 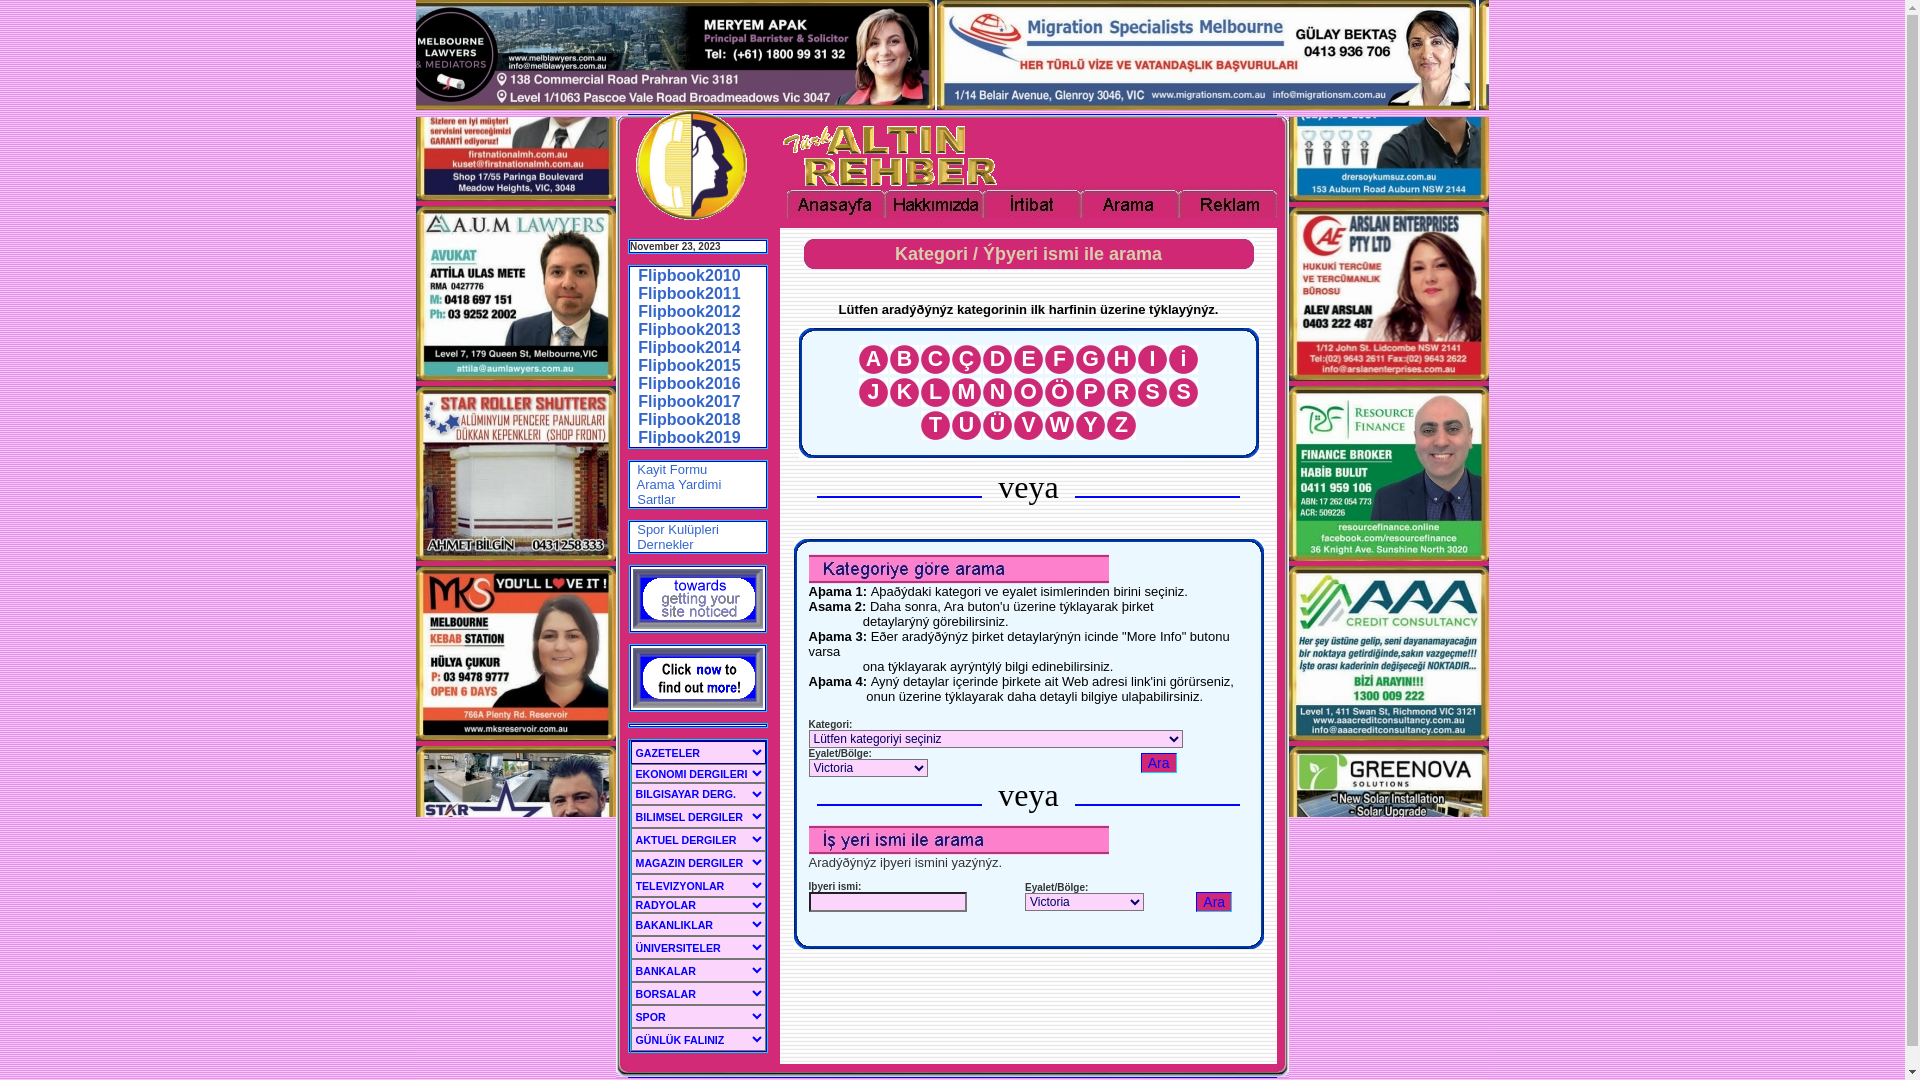 What do you see at coordinates (1152, 395) in the screenshot?
I see `'S'` at bounding box center [1152, 395].